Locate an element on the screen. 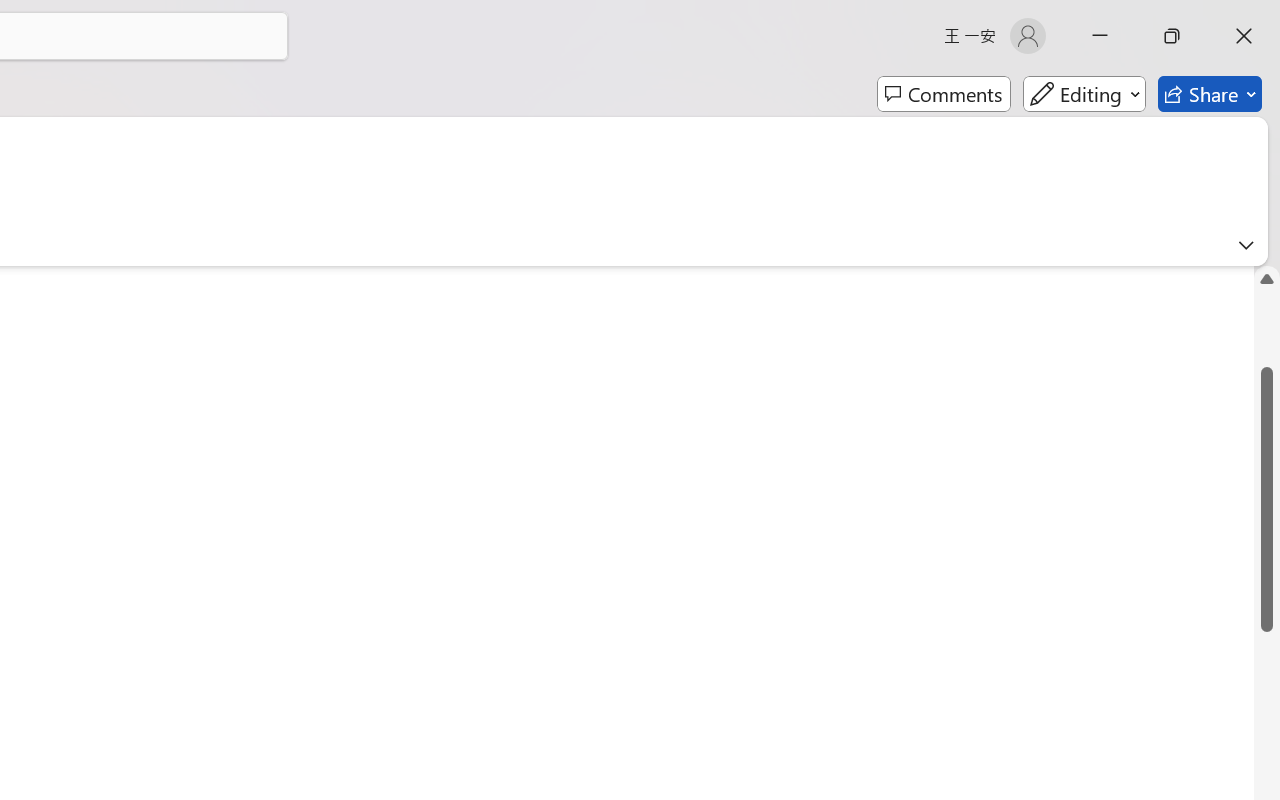 The image size is (1280, 800). 'Mode' is located at coordinates (1083, 94).